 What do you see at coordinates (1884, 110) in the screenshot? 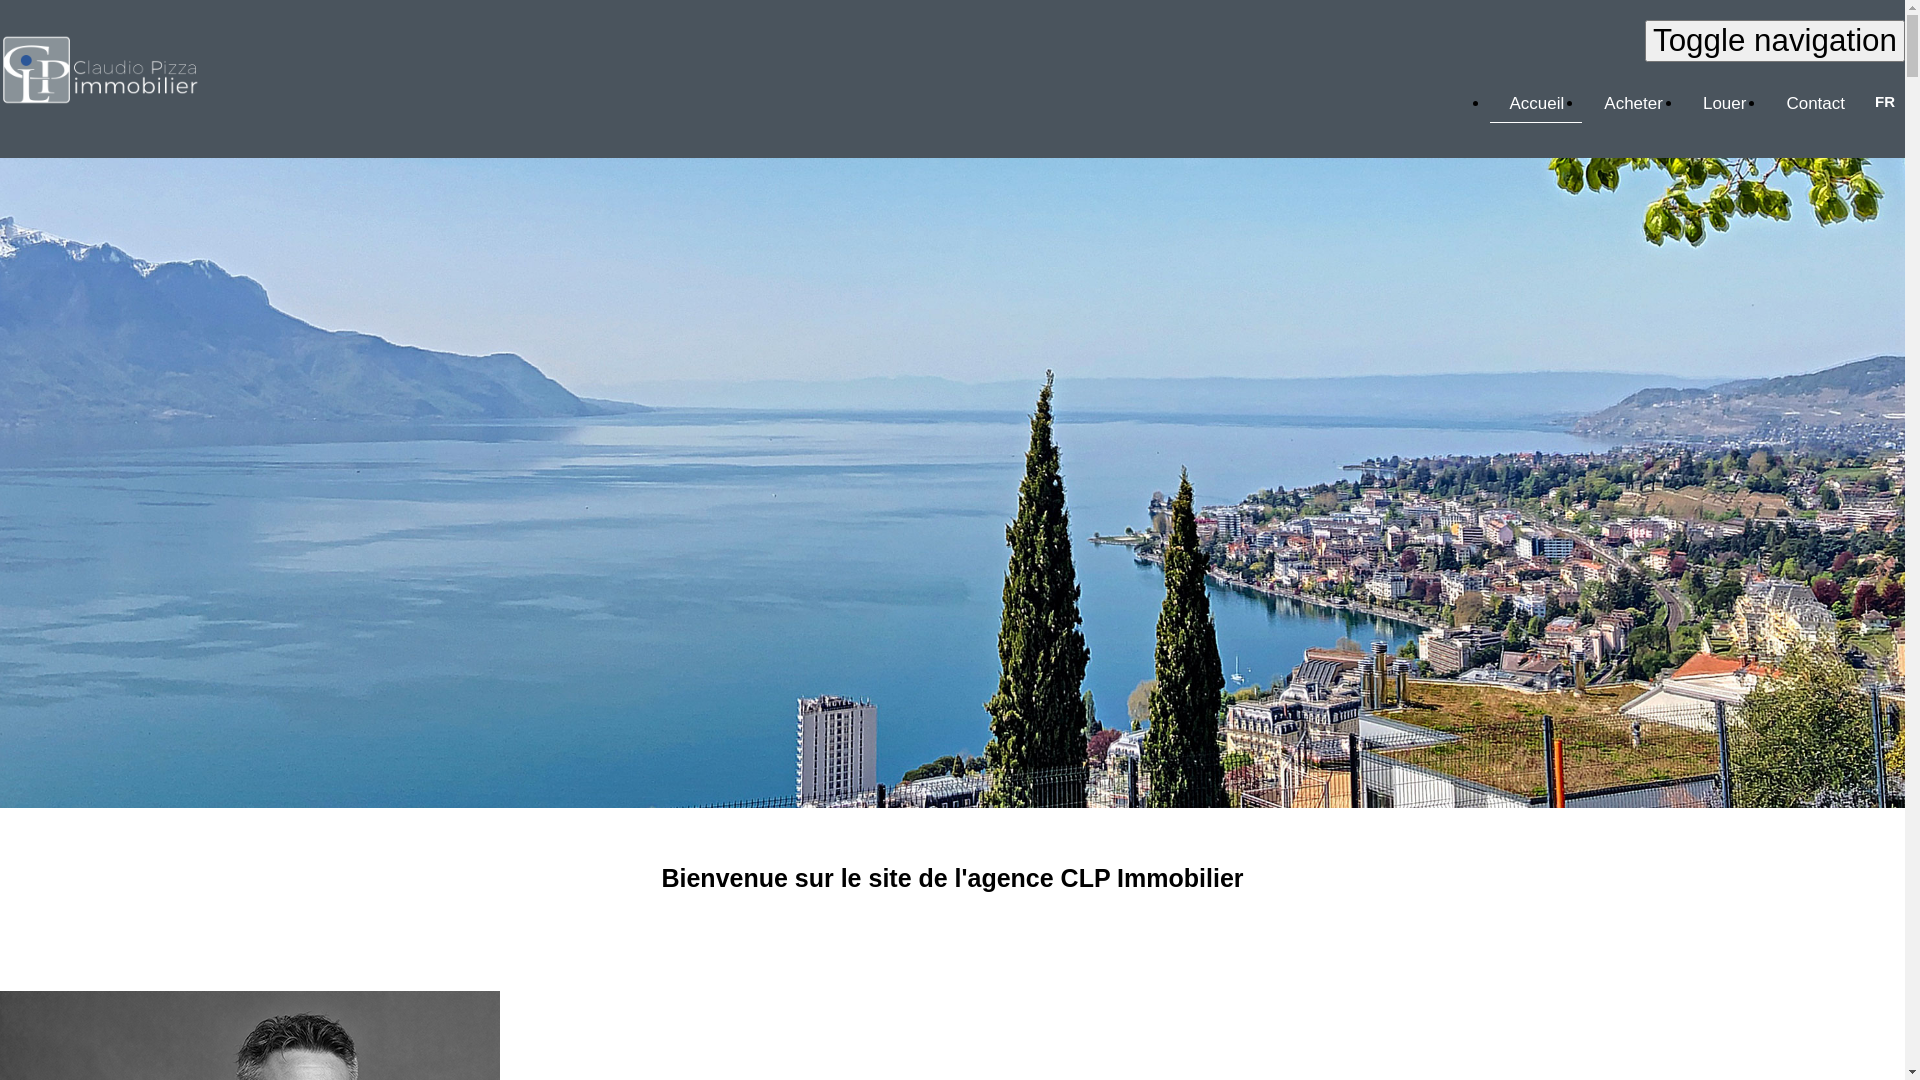
I see `'FR'` at bounding box center [1884, 110].